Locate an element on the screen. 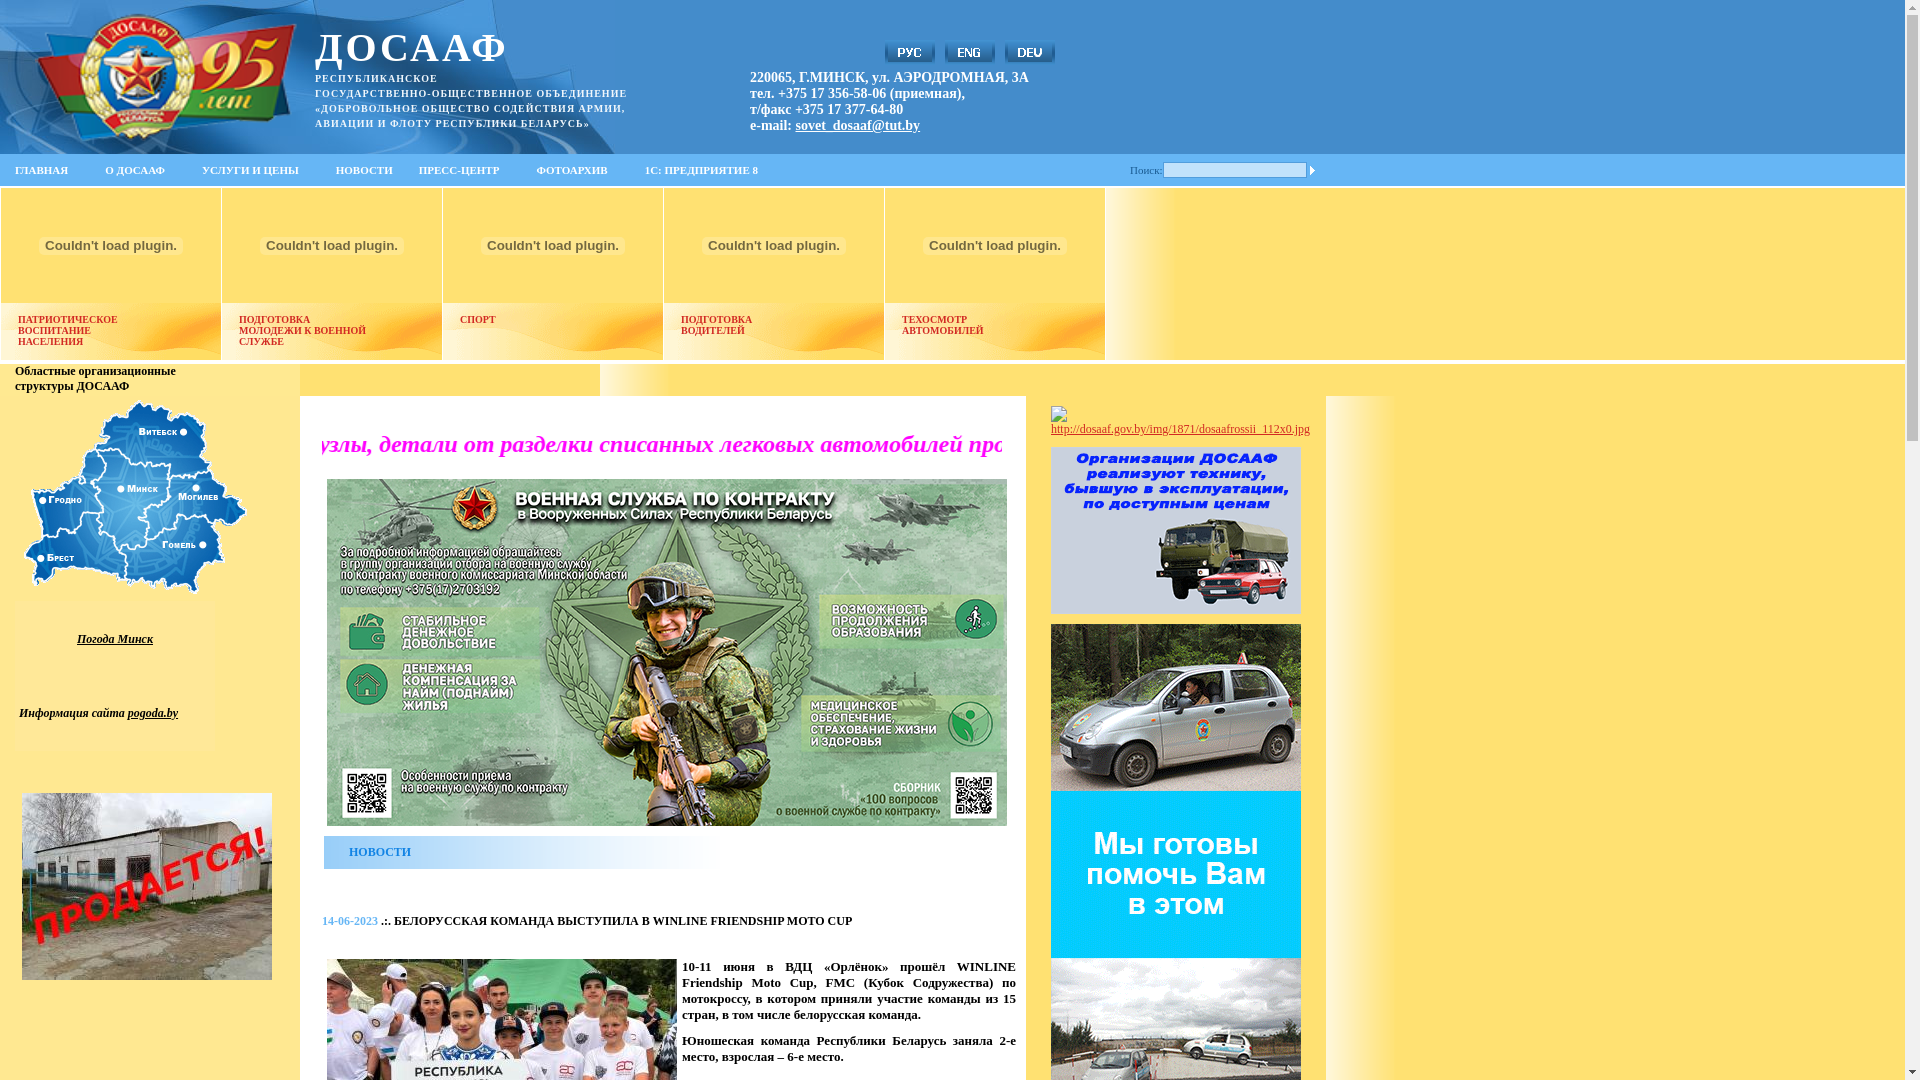 The image size is (1920, 1080). 'pogoda.by' is located at coordinates (152, 712).